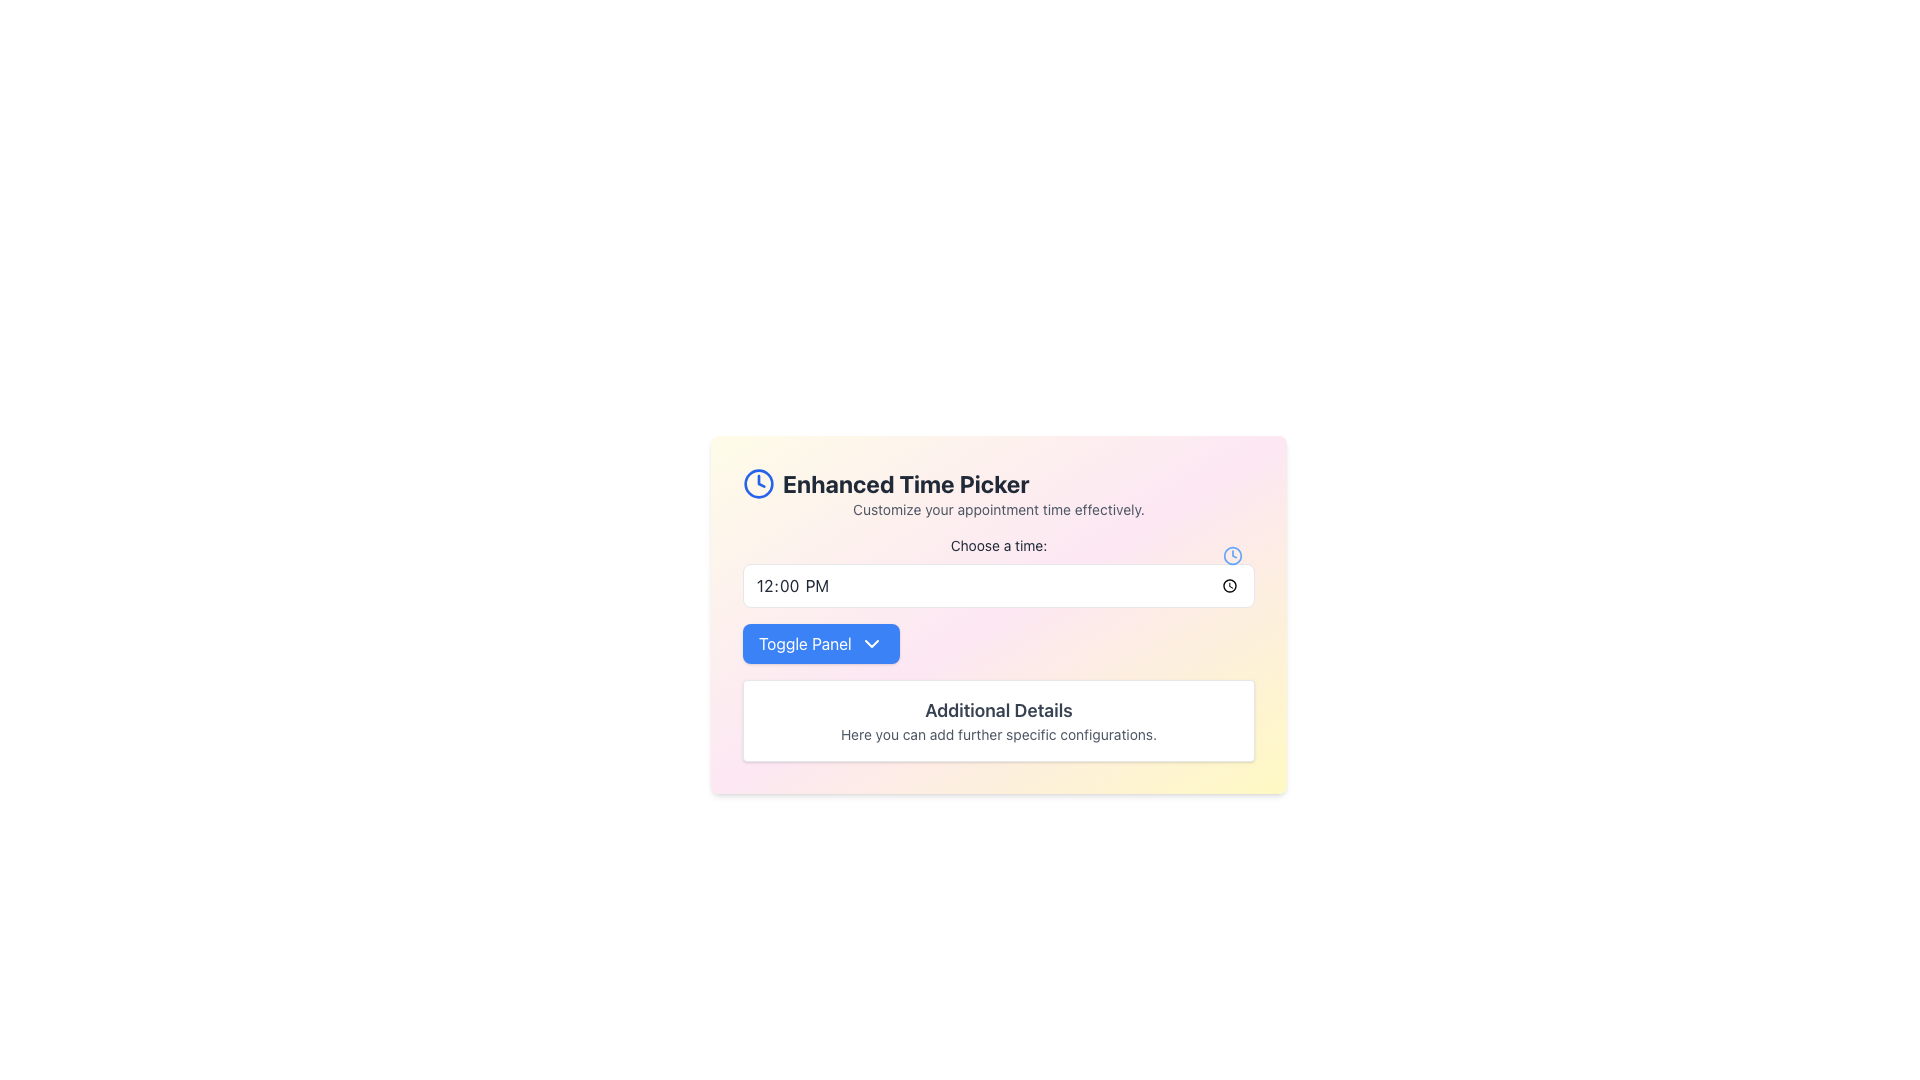 This screenshot has width=1920, height=1080. Describe the element at coordinates (998, 483) in the screenshot. I see `the static text element that serves as a descriptive title for the enhanced time selection feature, positioned at the top section of the card-style interface` at that location.